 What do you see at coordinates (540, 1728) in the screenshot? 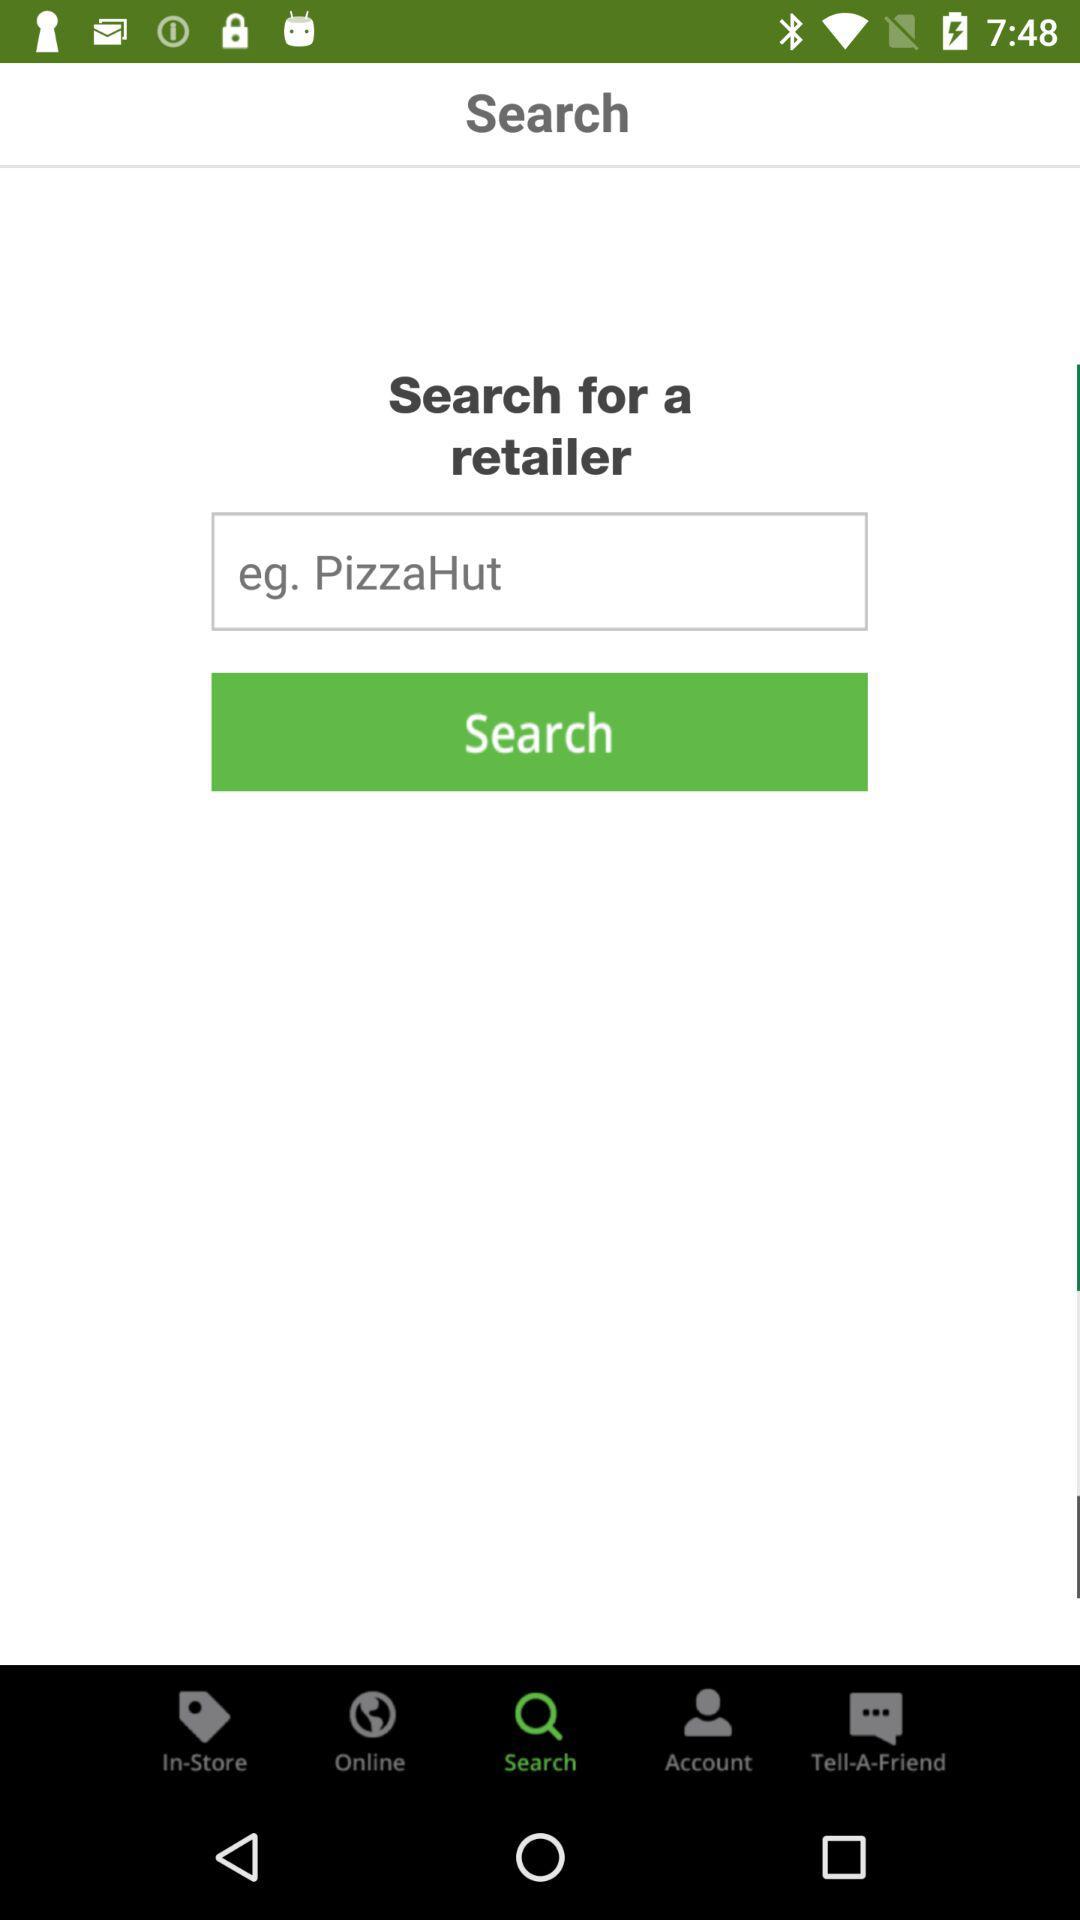
I see `search for retailer` at bounding box center [540, 1728].